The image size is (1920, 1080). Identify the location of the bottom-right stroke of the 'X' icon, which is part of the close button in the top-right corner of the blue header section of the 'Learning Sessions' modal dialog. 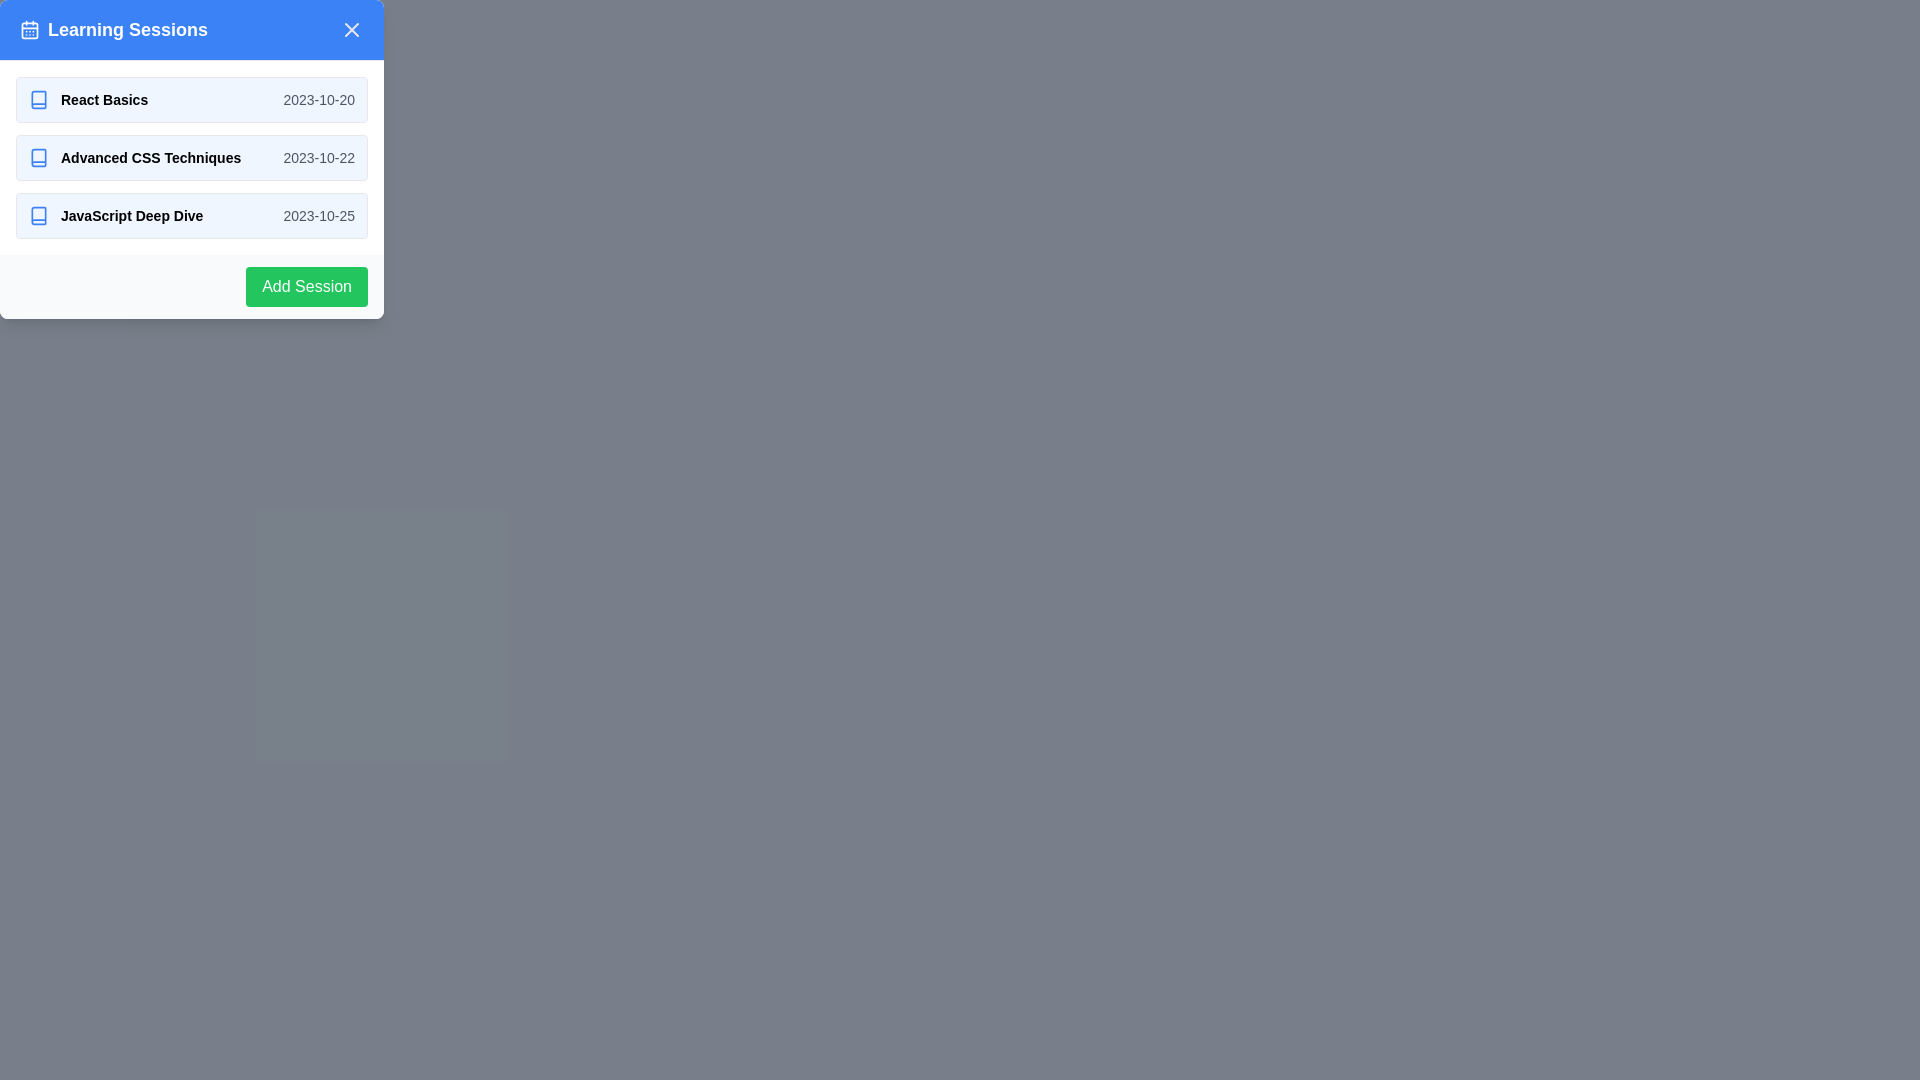
(351, 30).